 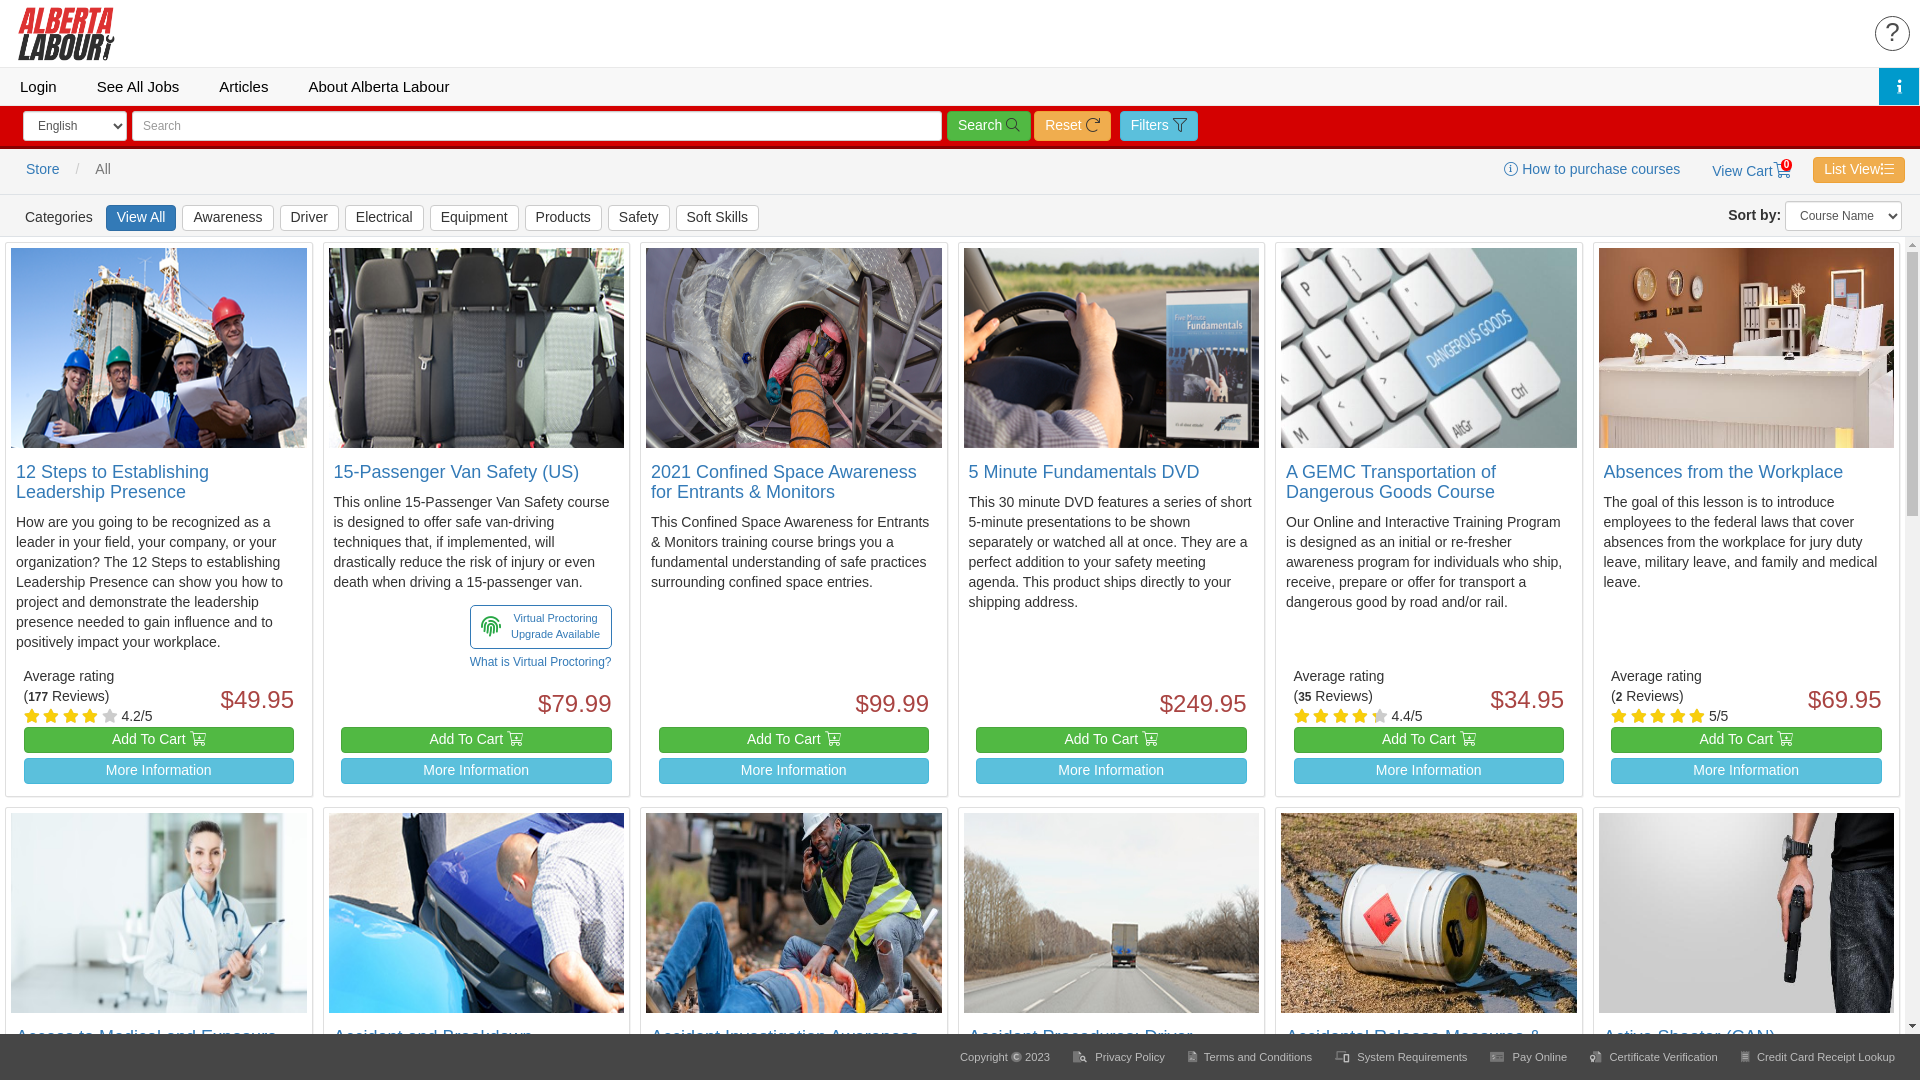 I want to click on 'More Information', so click(x=158, y=770).